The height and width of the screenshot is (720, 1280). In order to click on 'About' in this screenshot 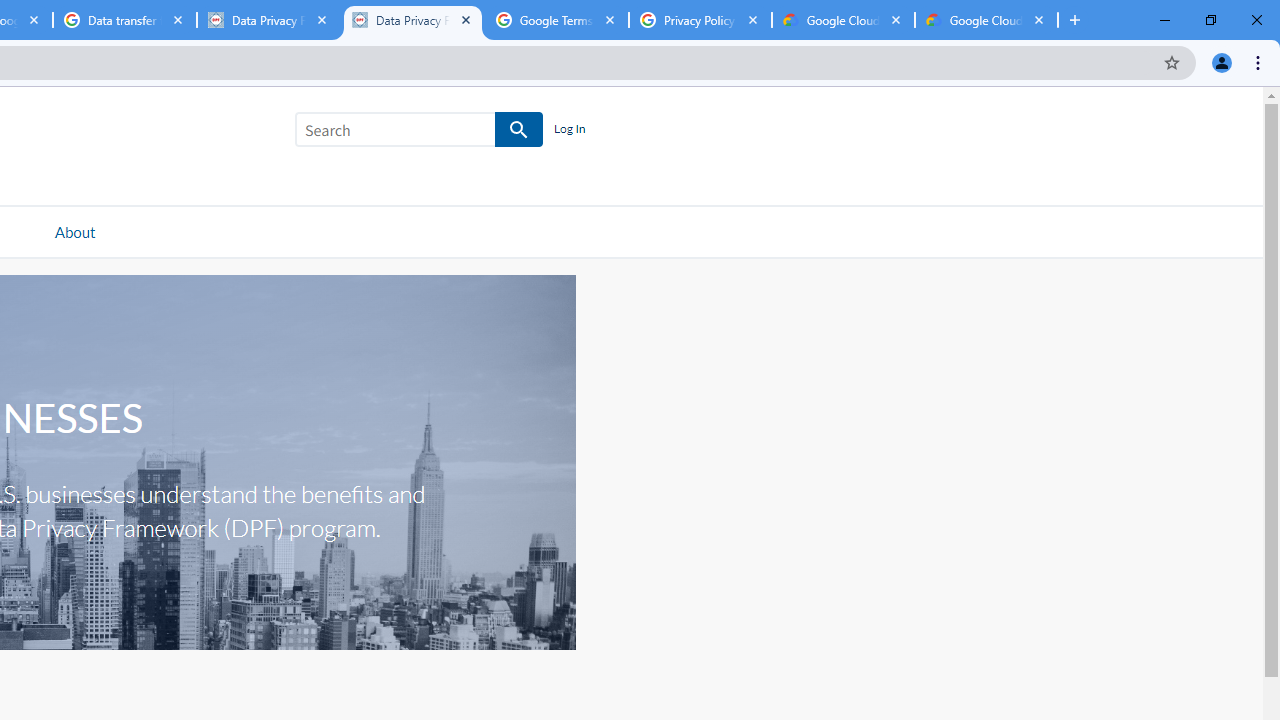, I will do `click(74, 230)`.